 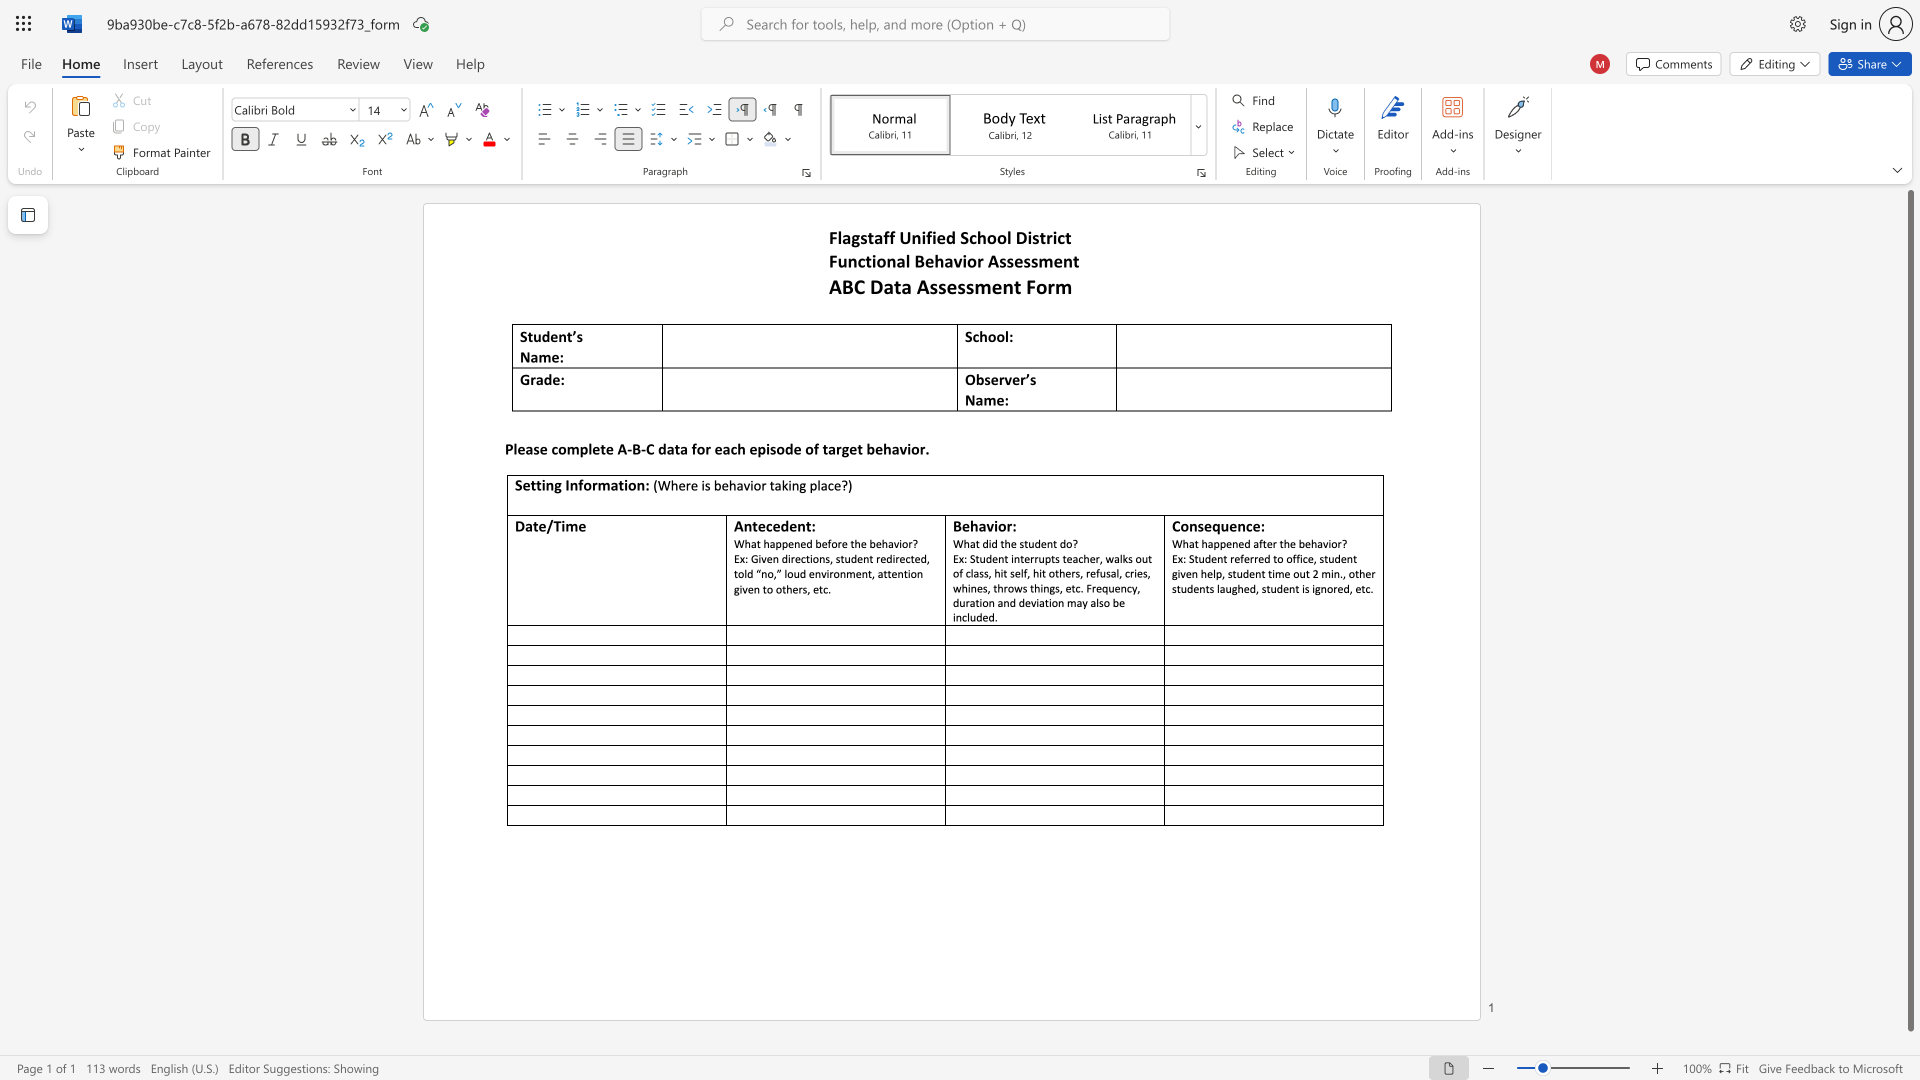 I want to click on the subset text "n given to others, et" within the text "loud environment, attention given to others, etc.", so click(x=915, y=573).